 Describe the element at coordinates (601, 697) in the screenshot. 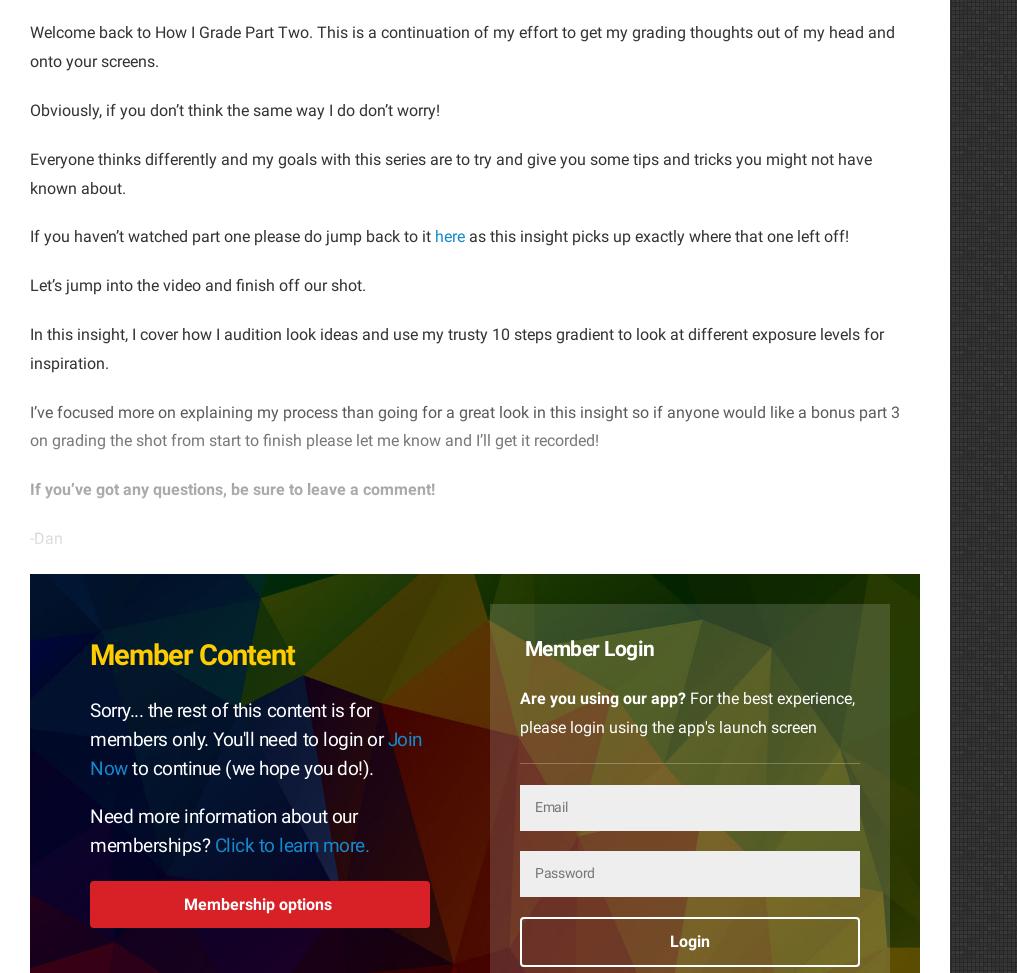

I see `'Are you using our app?'` at that location.